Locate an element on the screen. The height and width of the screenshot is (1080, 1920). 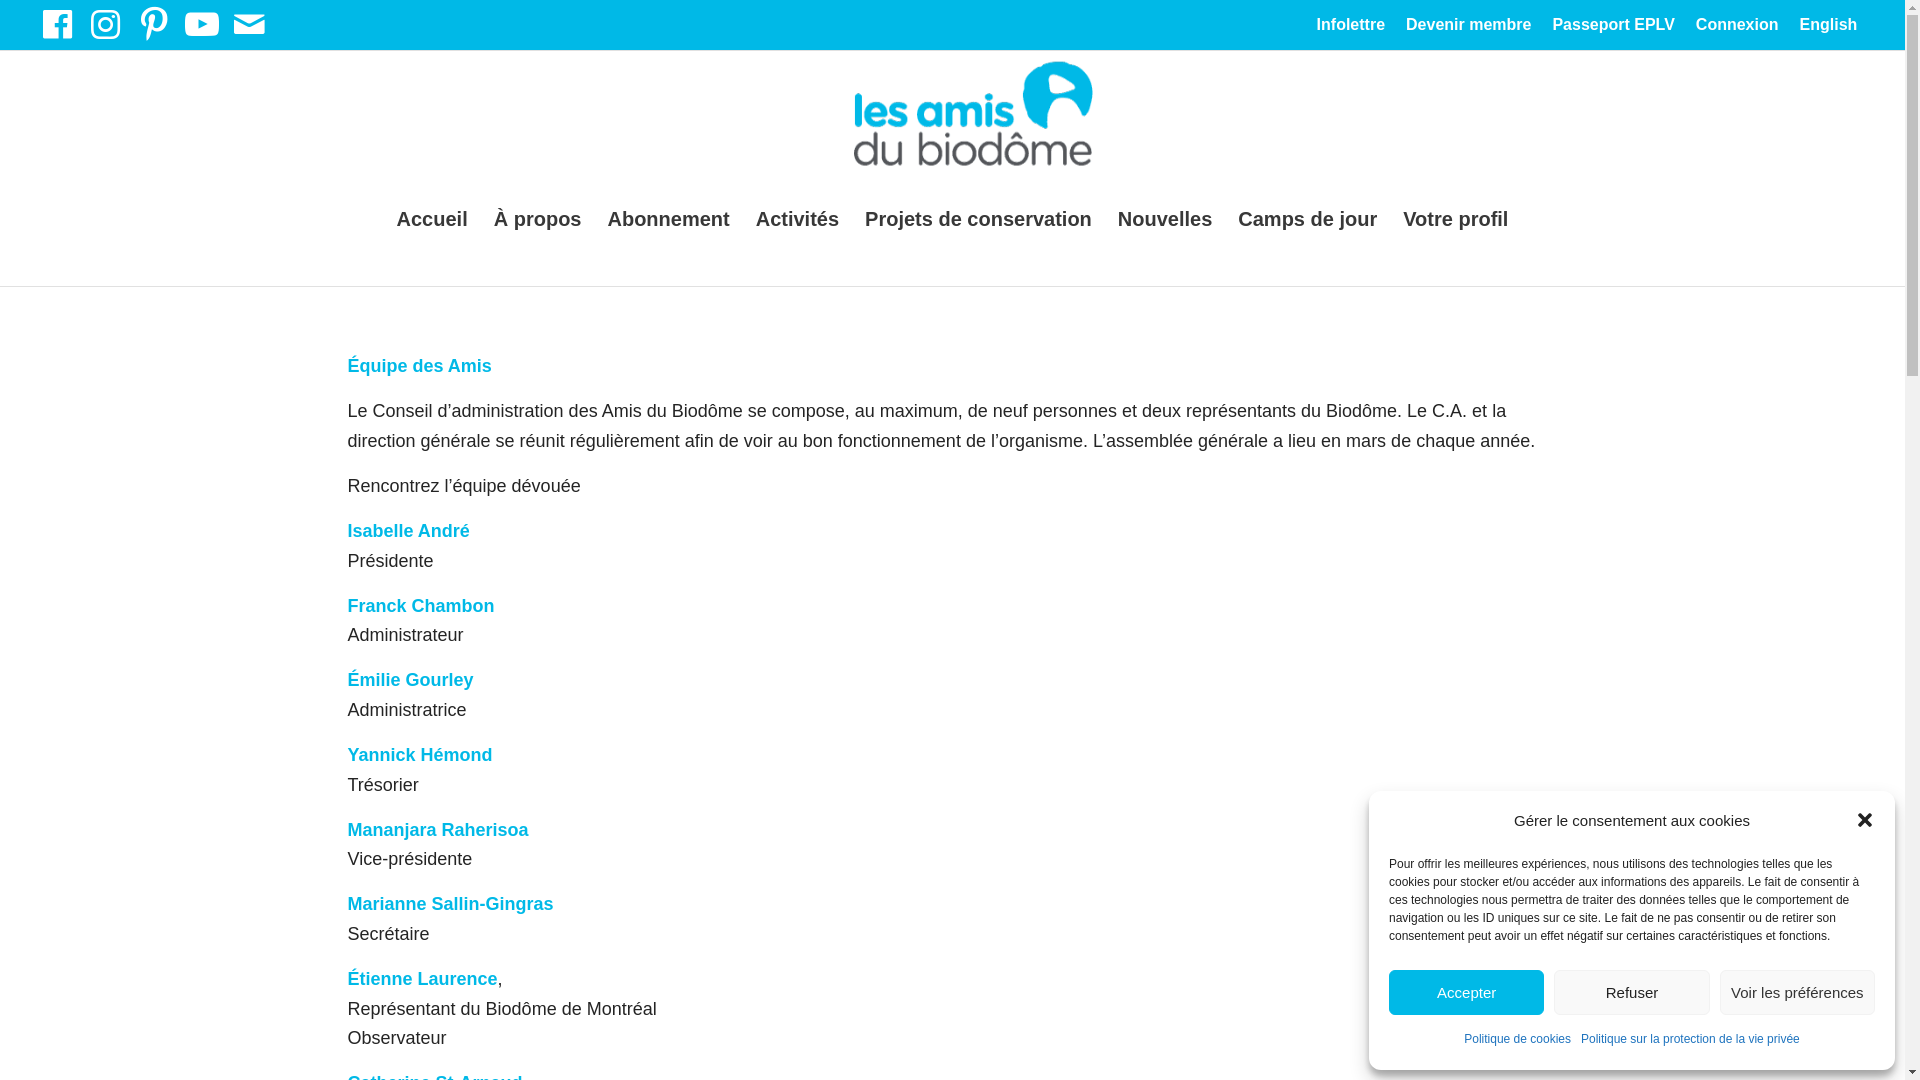
'Facebook1' is located at coordinates (57, 23).